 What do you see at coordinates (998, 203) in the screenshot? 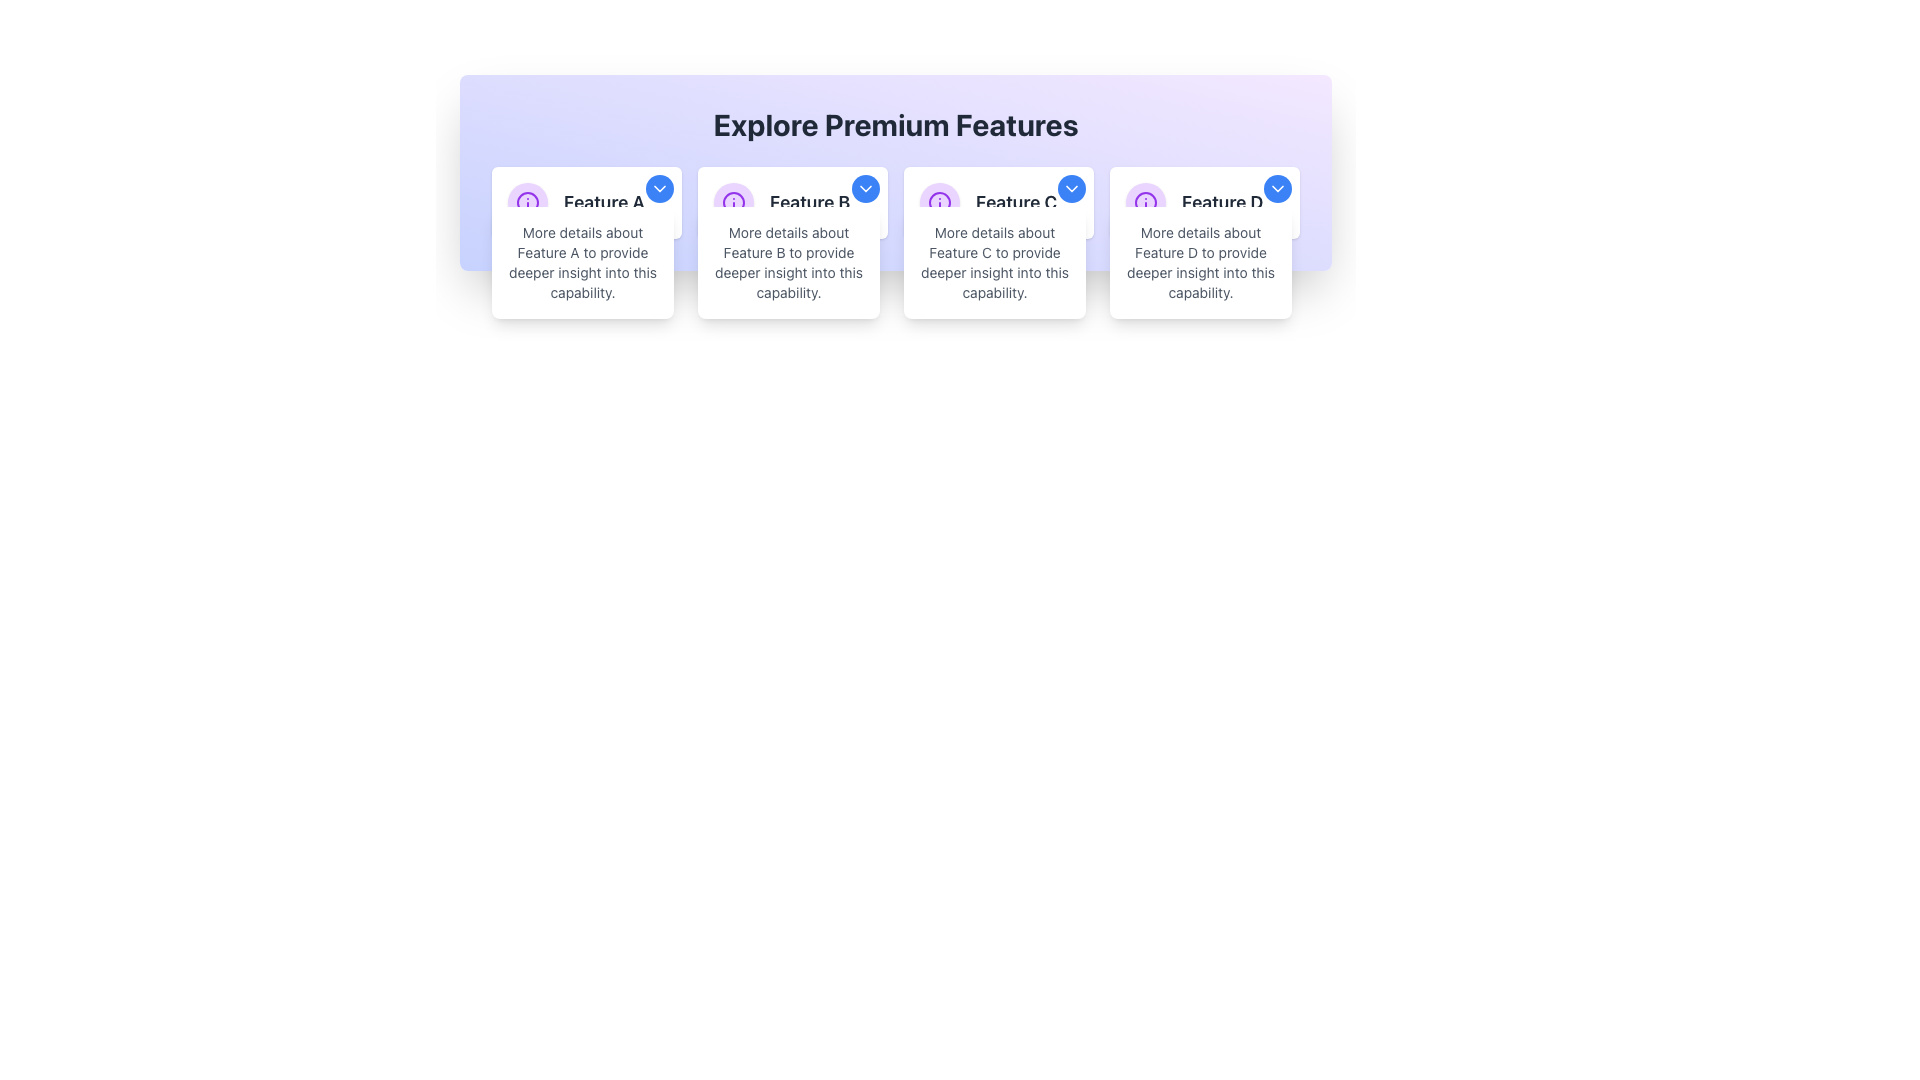
I see `the text label indicating 'Feature C'` at bounding box center [998, 203].